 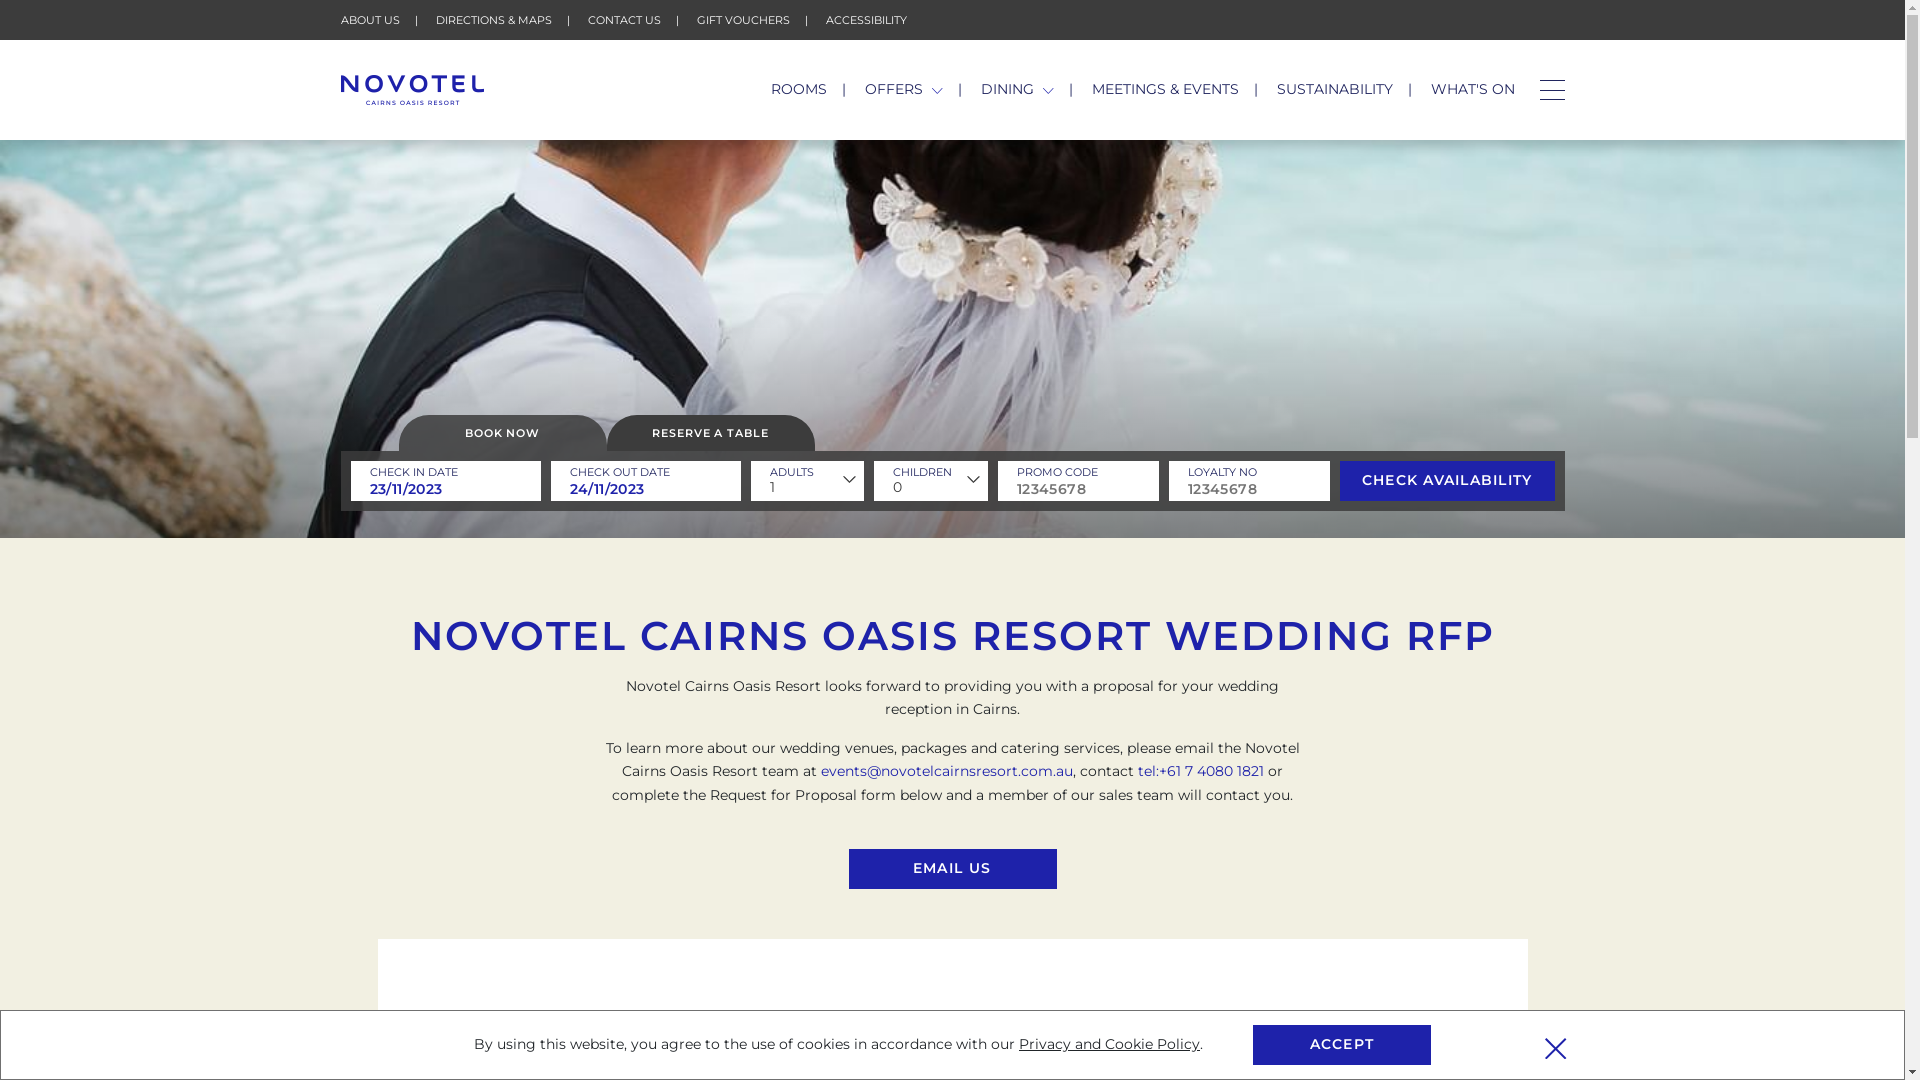 I want to click on 'events@novotelcairnsresort.com.au', so click(x=945, y=770).